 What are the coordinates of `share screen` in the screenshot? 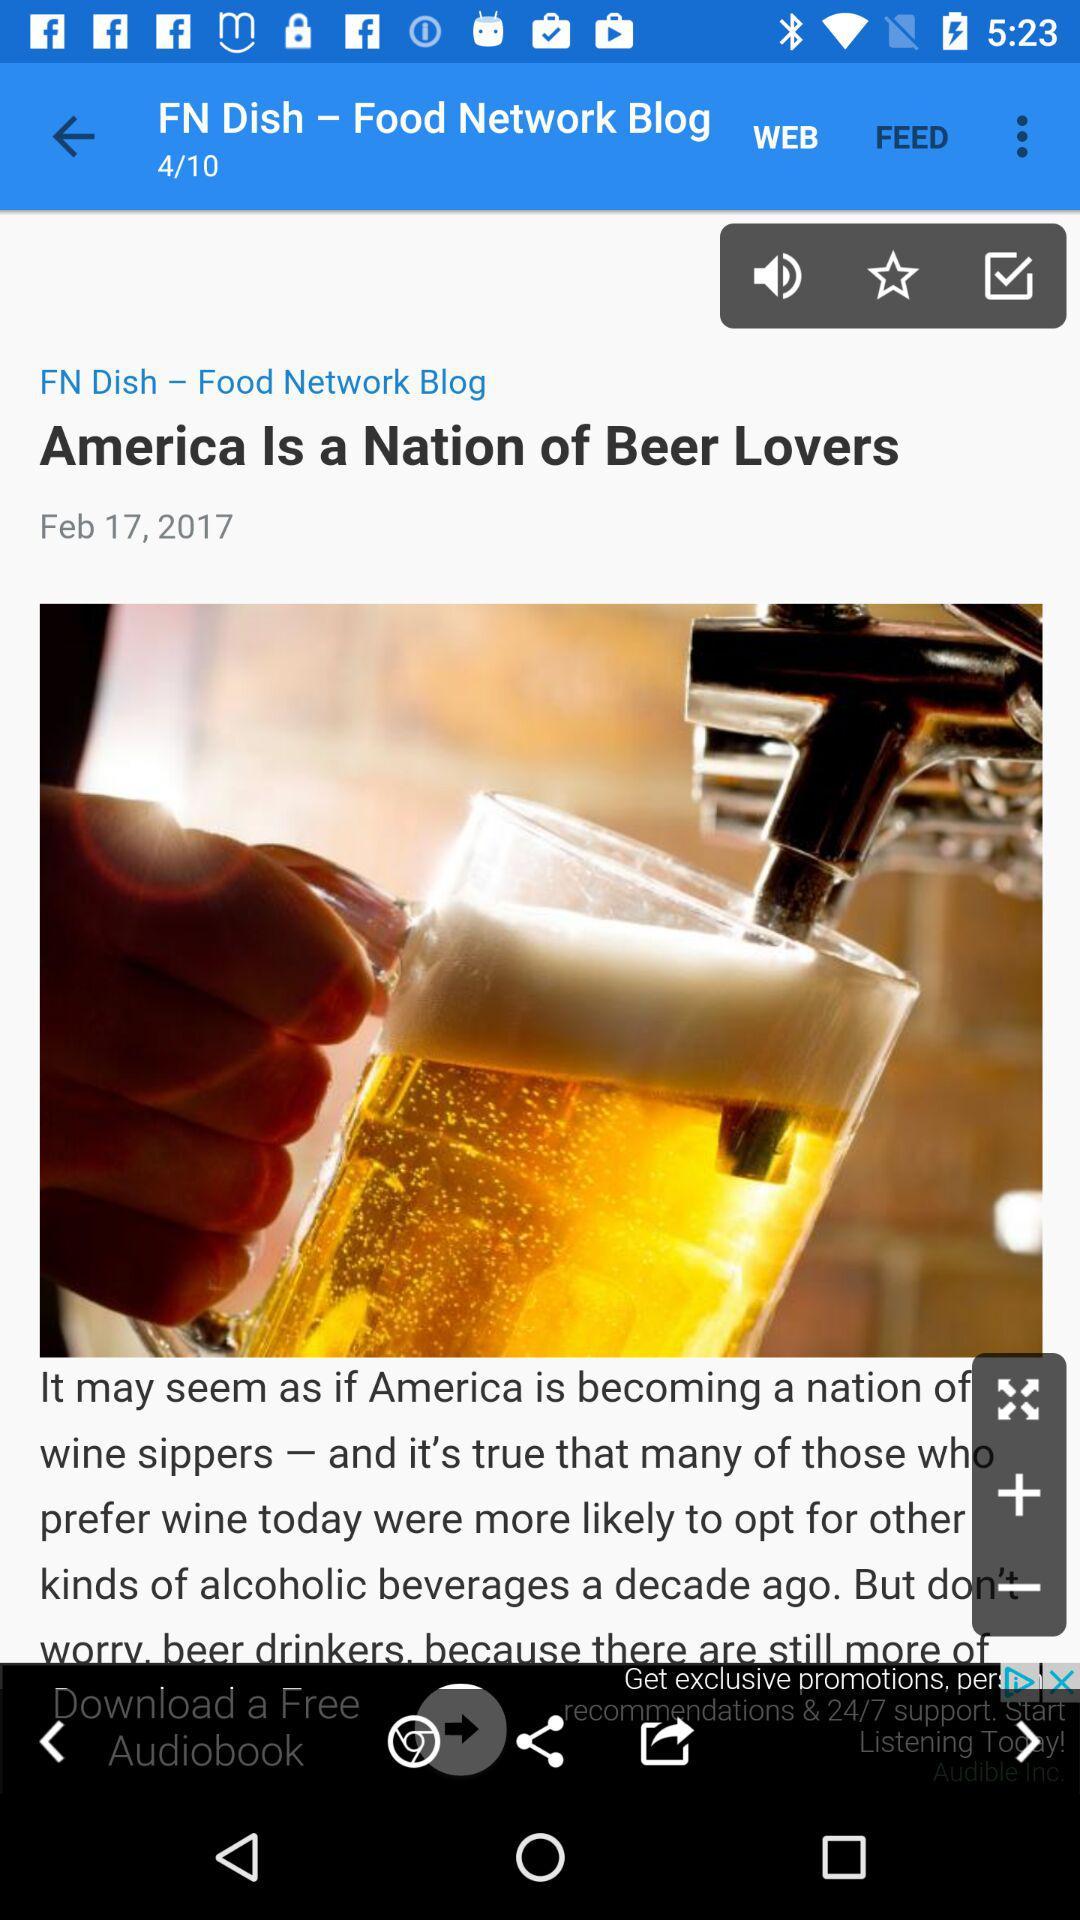 It's located at (540, 1727).